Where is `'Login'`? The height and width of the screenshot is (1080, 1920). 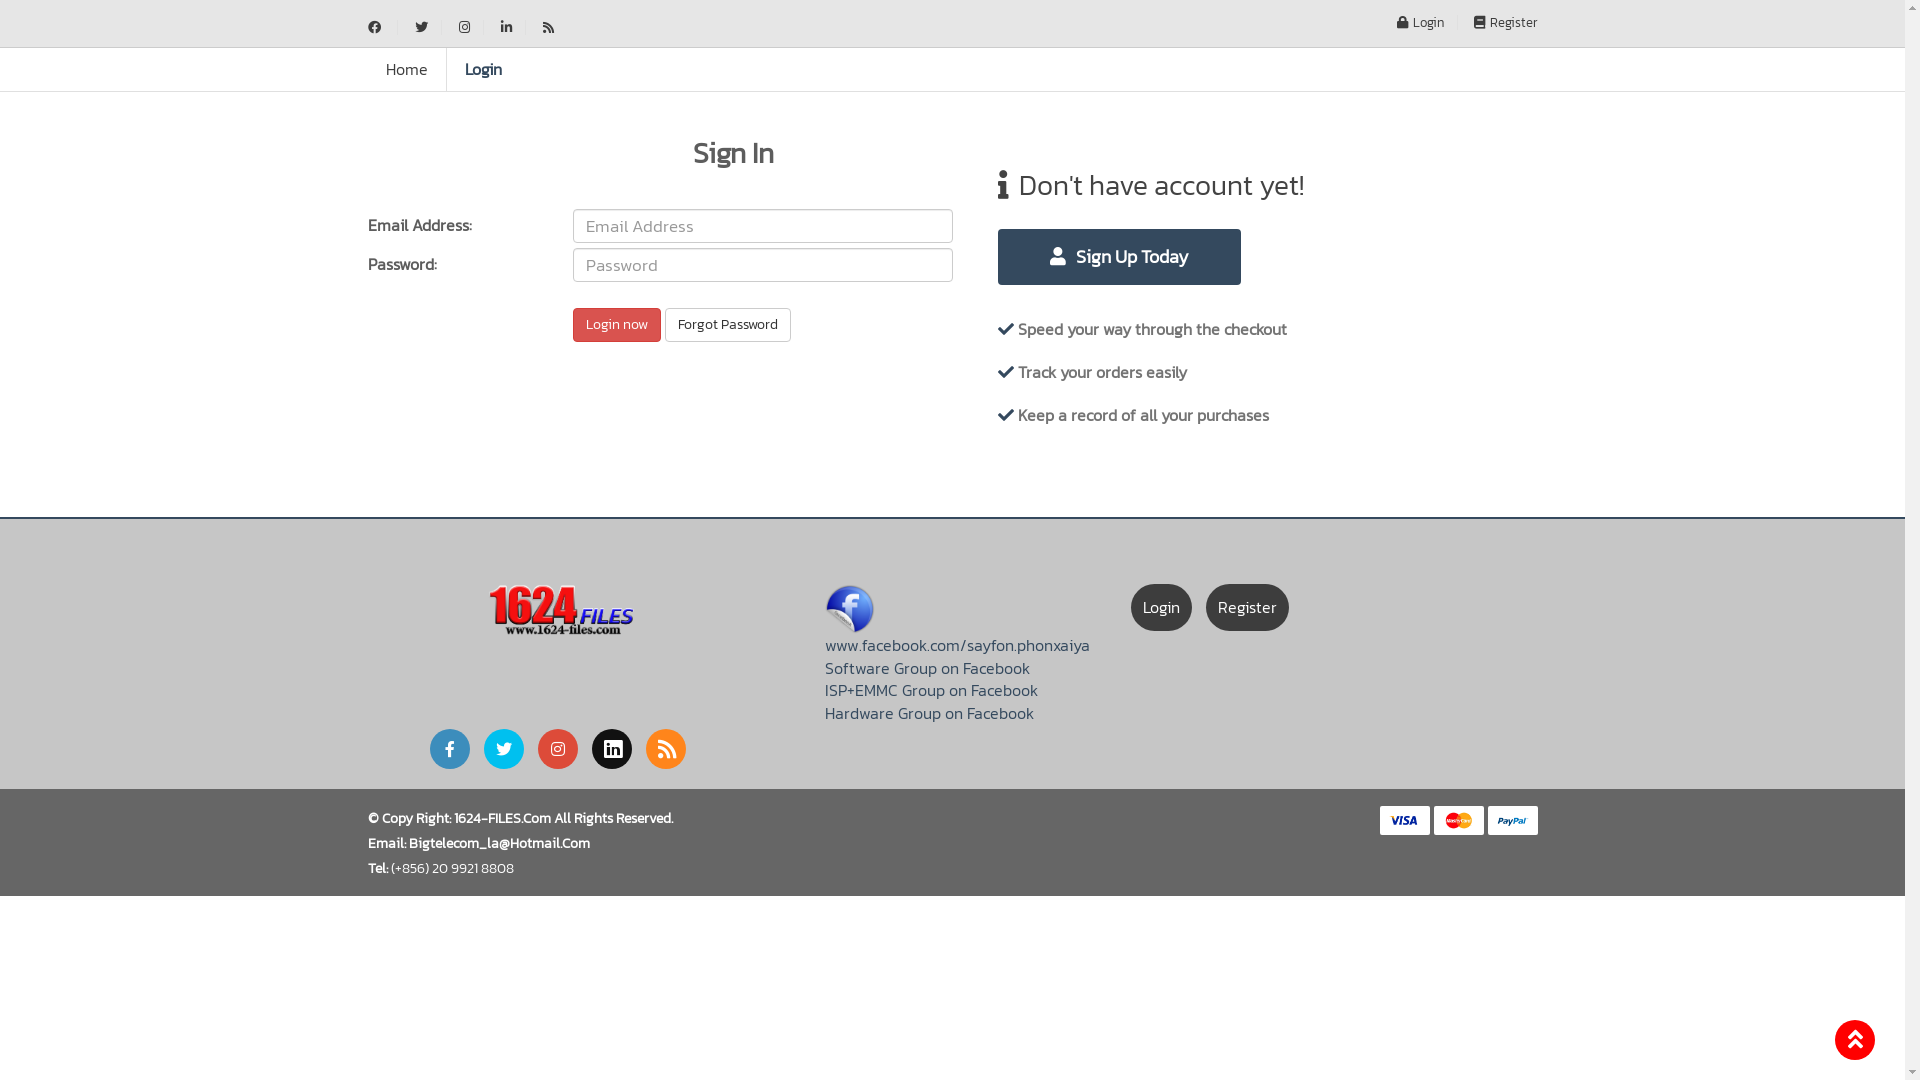 'Login' is located at coordinates (1131, 606).